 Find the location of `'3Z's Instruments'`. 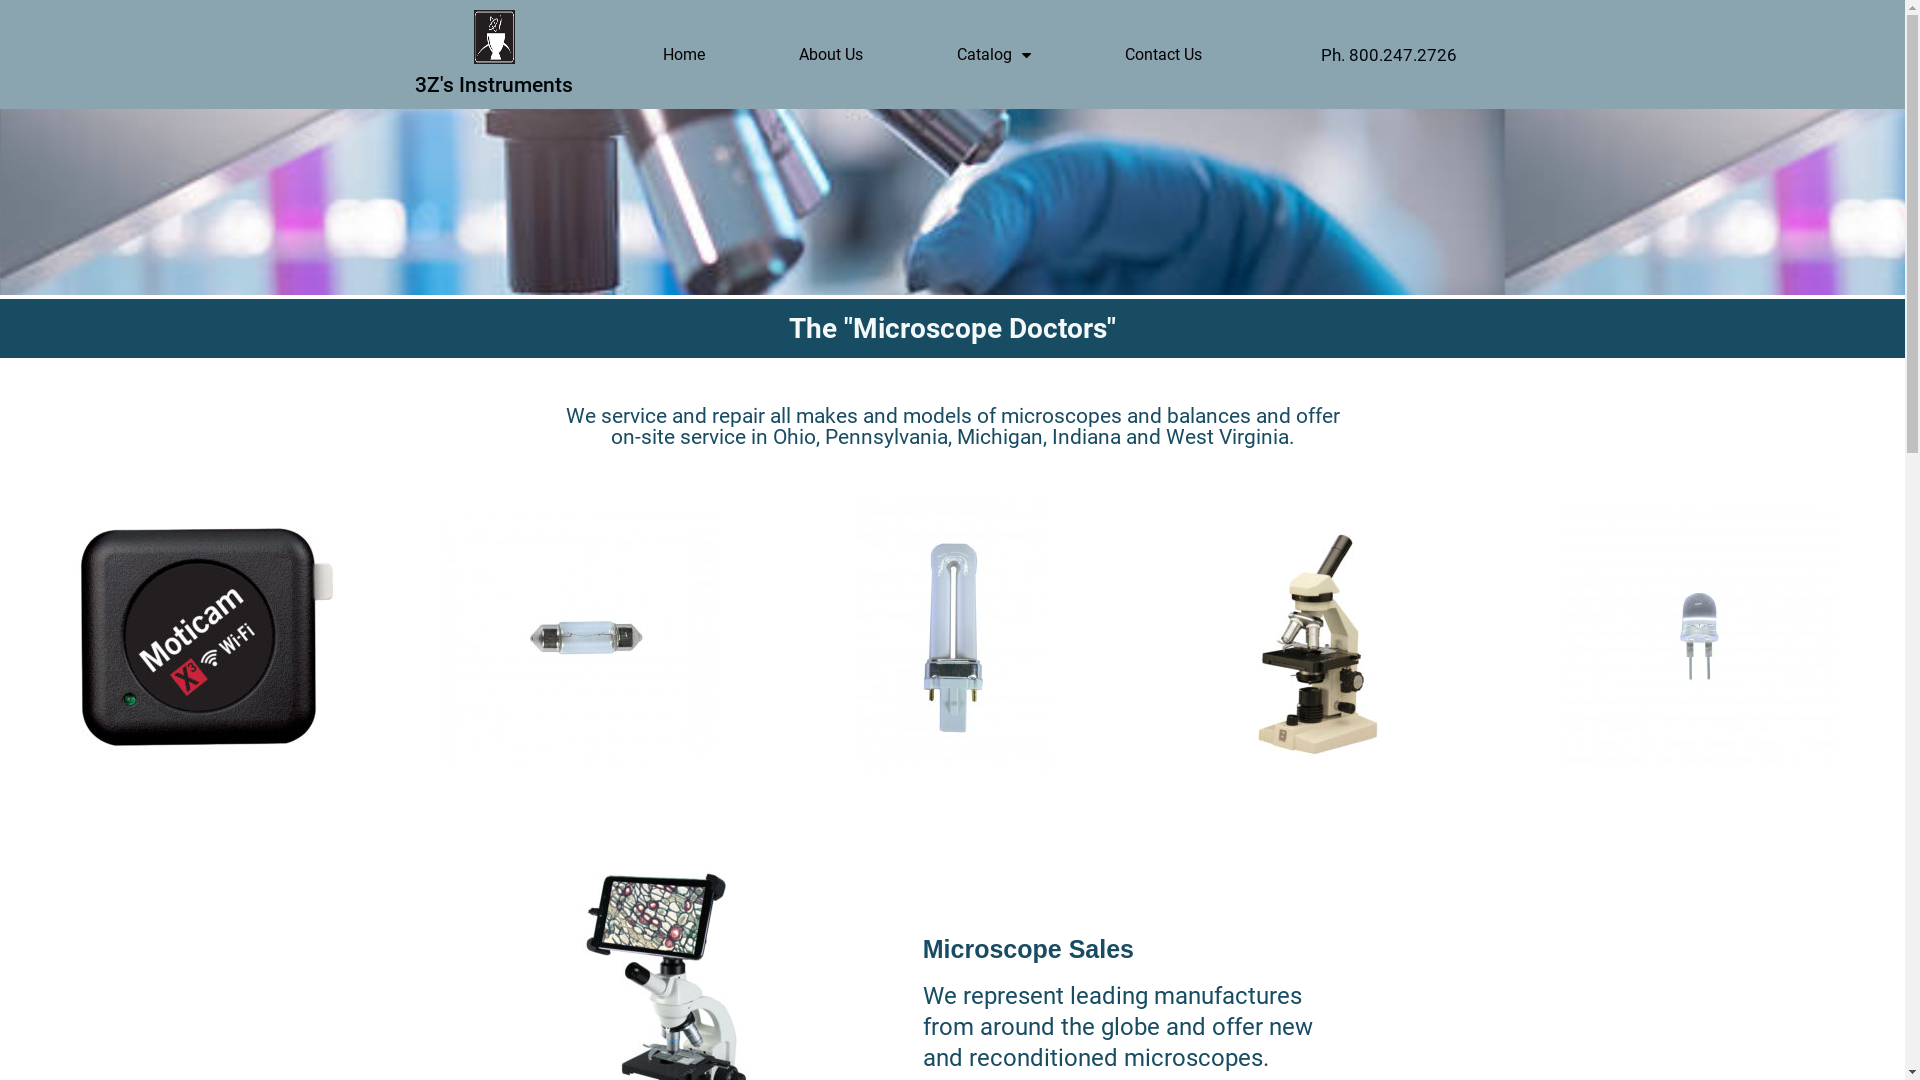

'3Z's Instruments' is located at coordinates (494, 83).